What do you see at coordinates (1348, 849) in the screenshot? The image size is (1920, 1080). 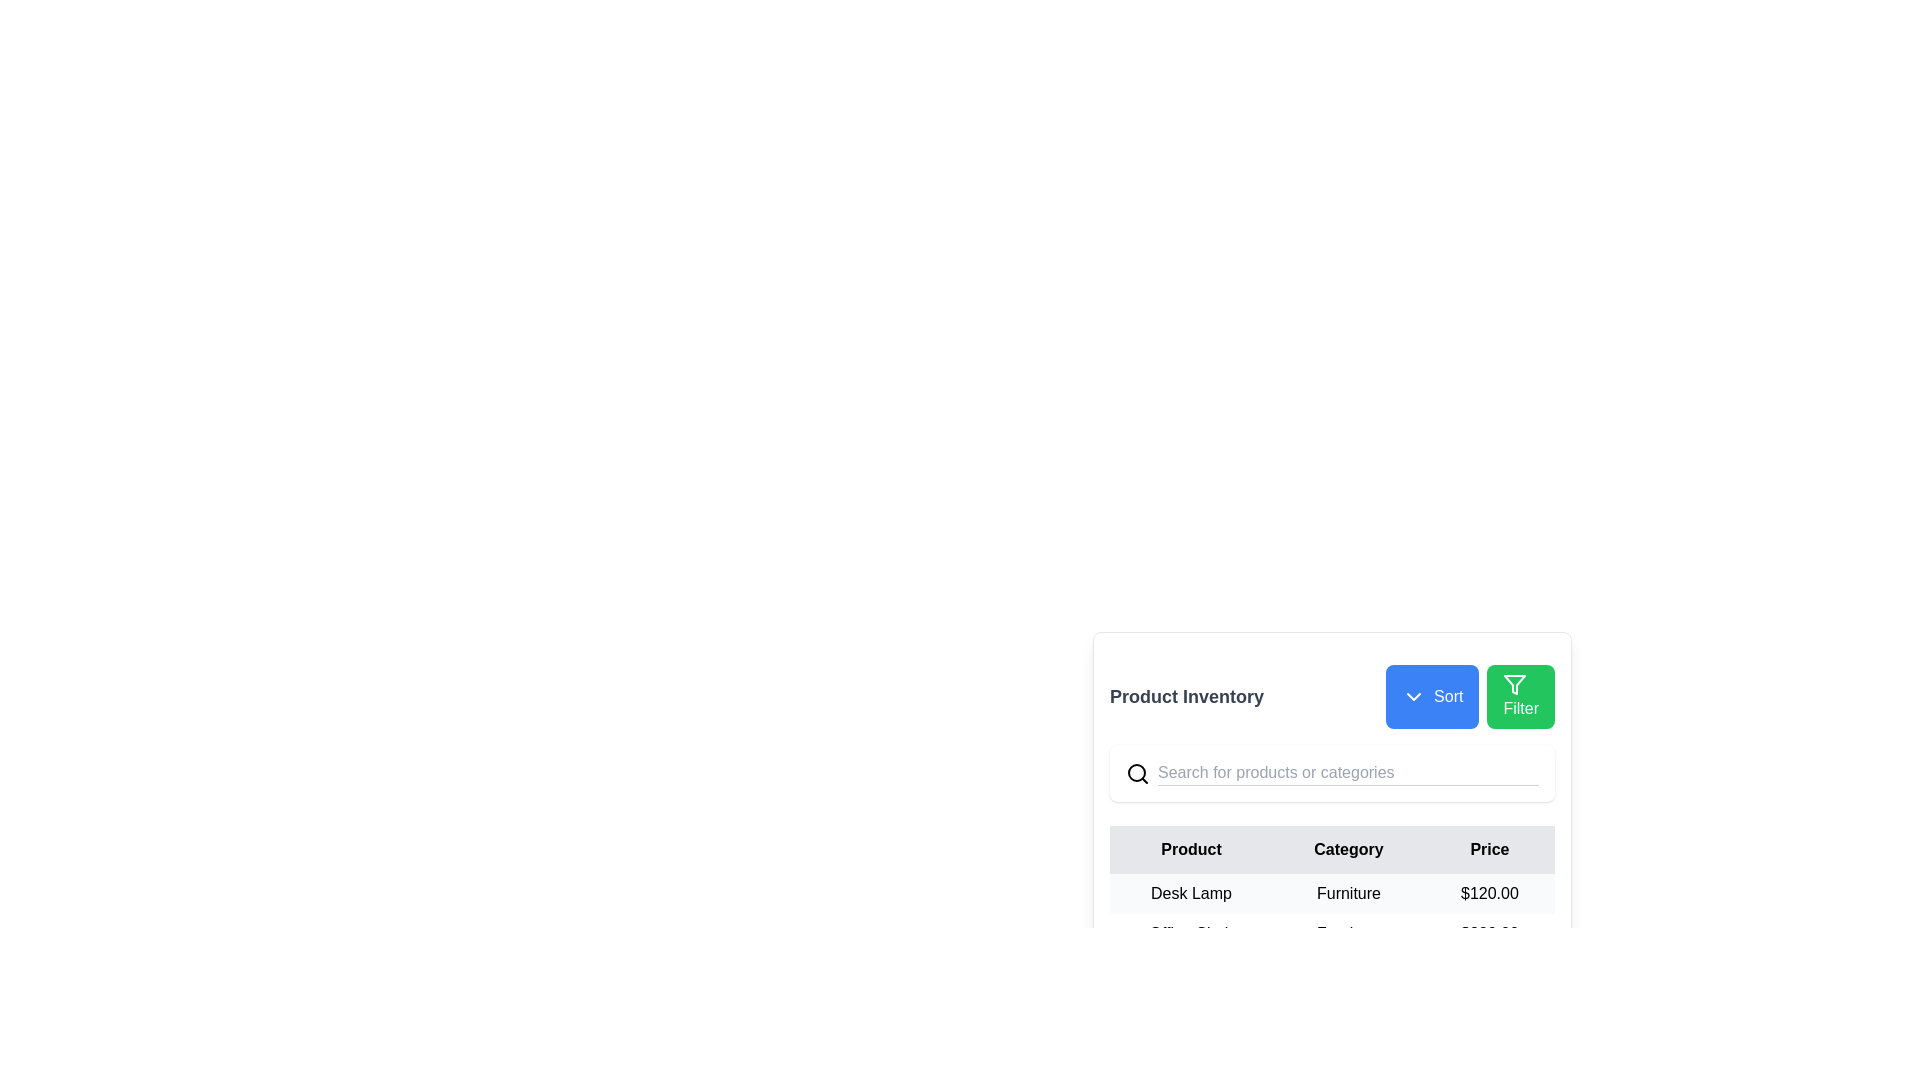 I see `the second header cell in the table, which is located between the 'Product' and 'Price' columns` at bounding box center [1348, 849].